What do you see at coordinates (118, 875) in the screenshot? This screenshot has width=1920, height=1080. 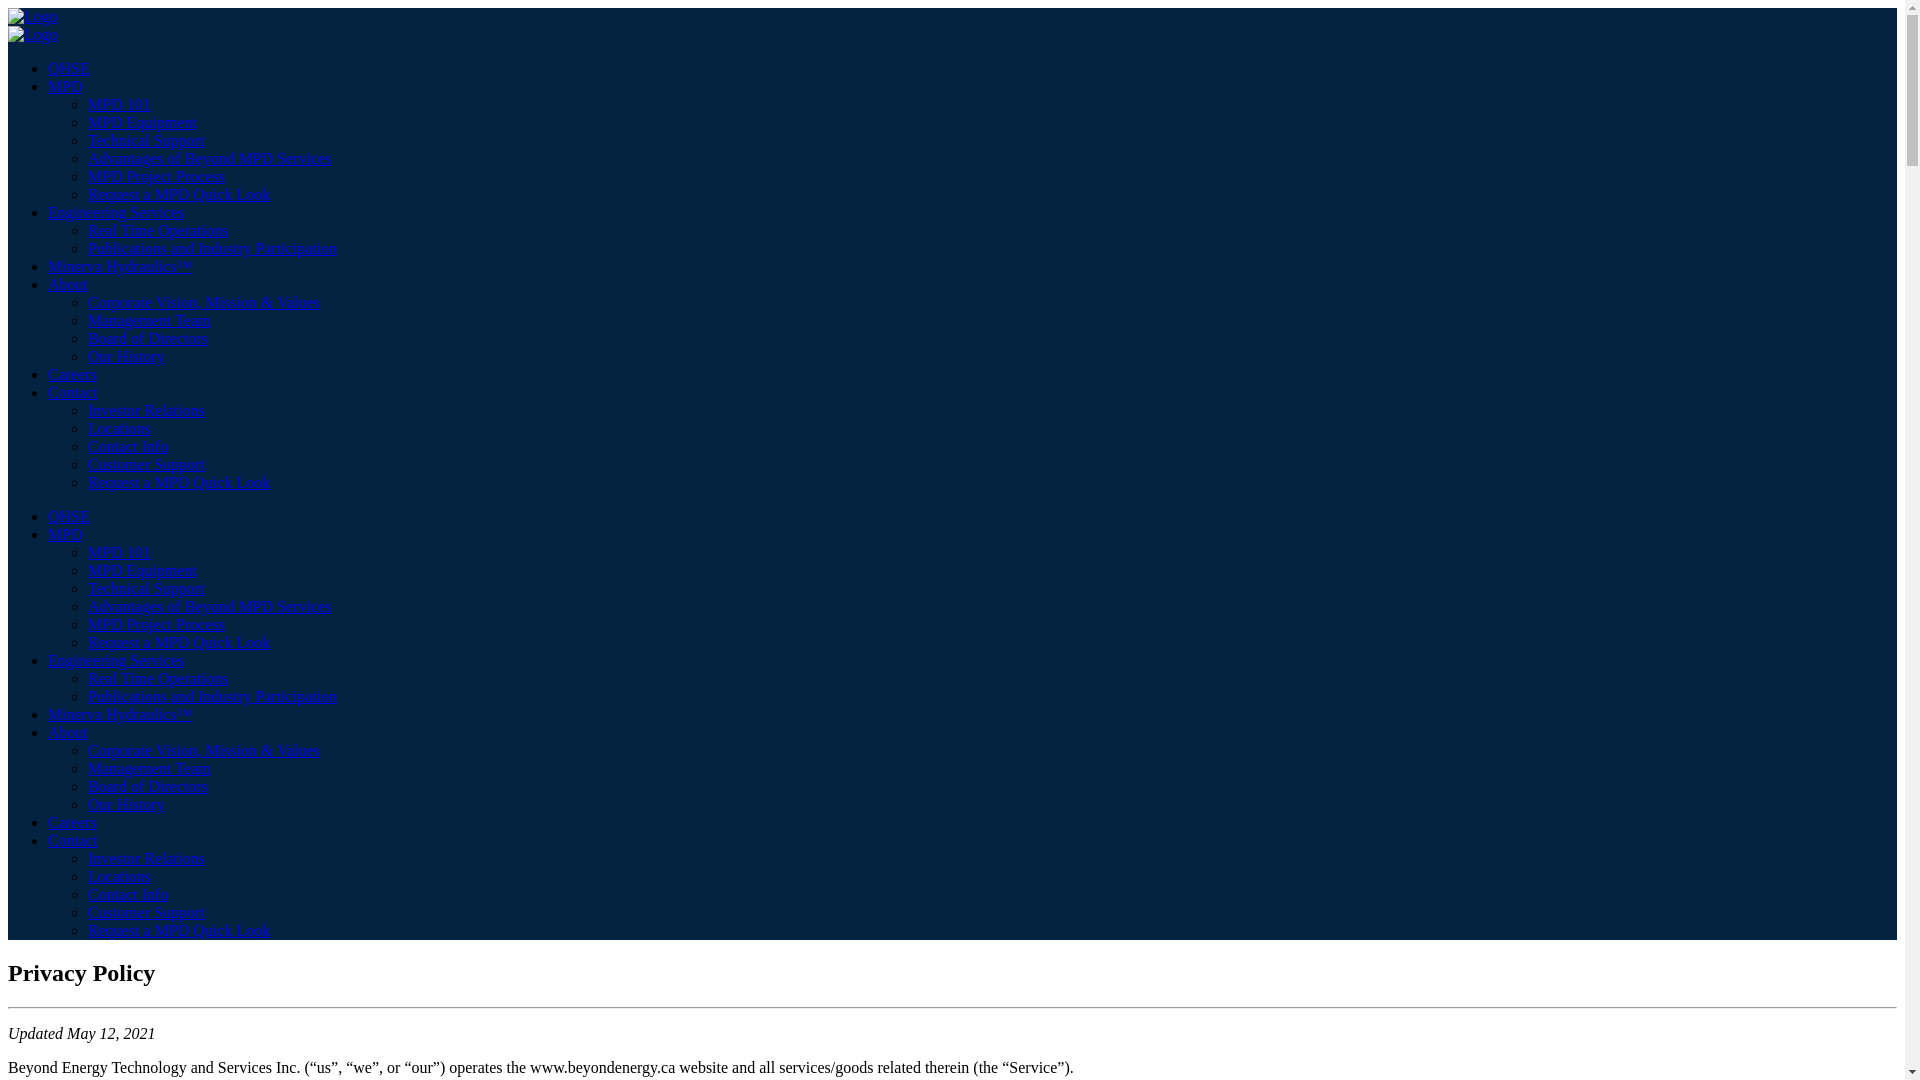 I see `'Locations'` at bounding box center [118, 875].